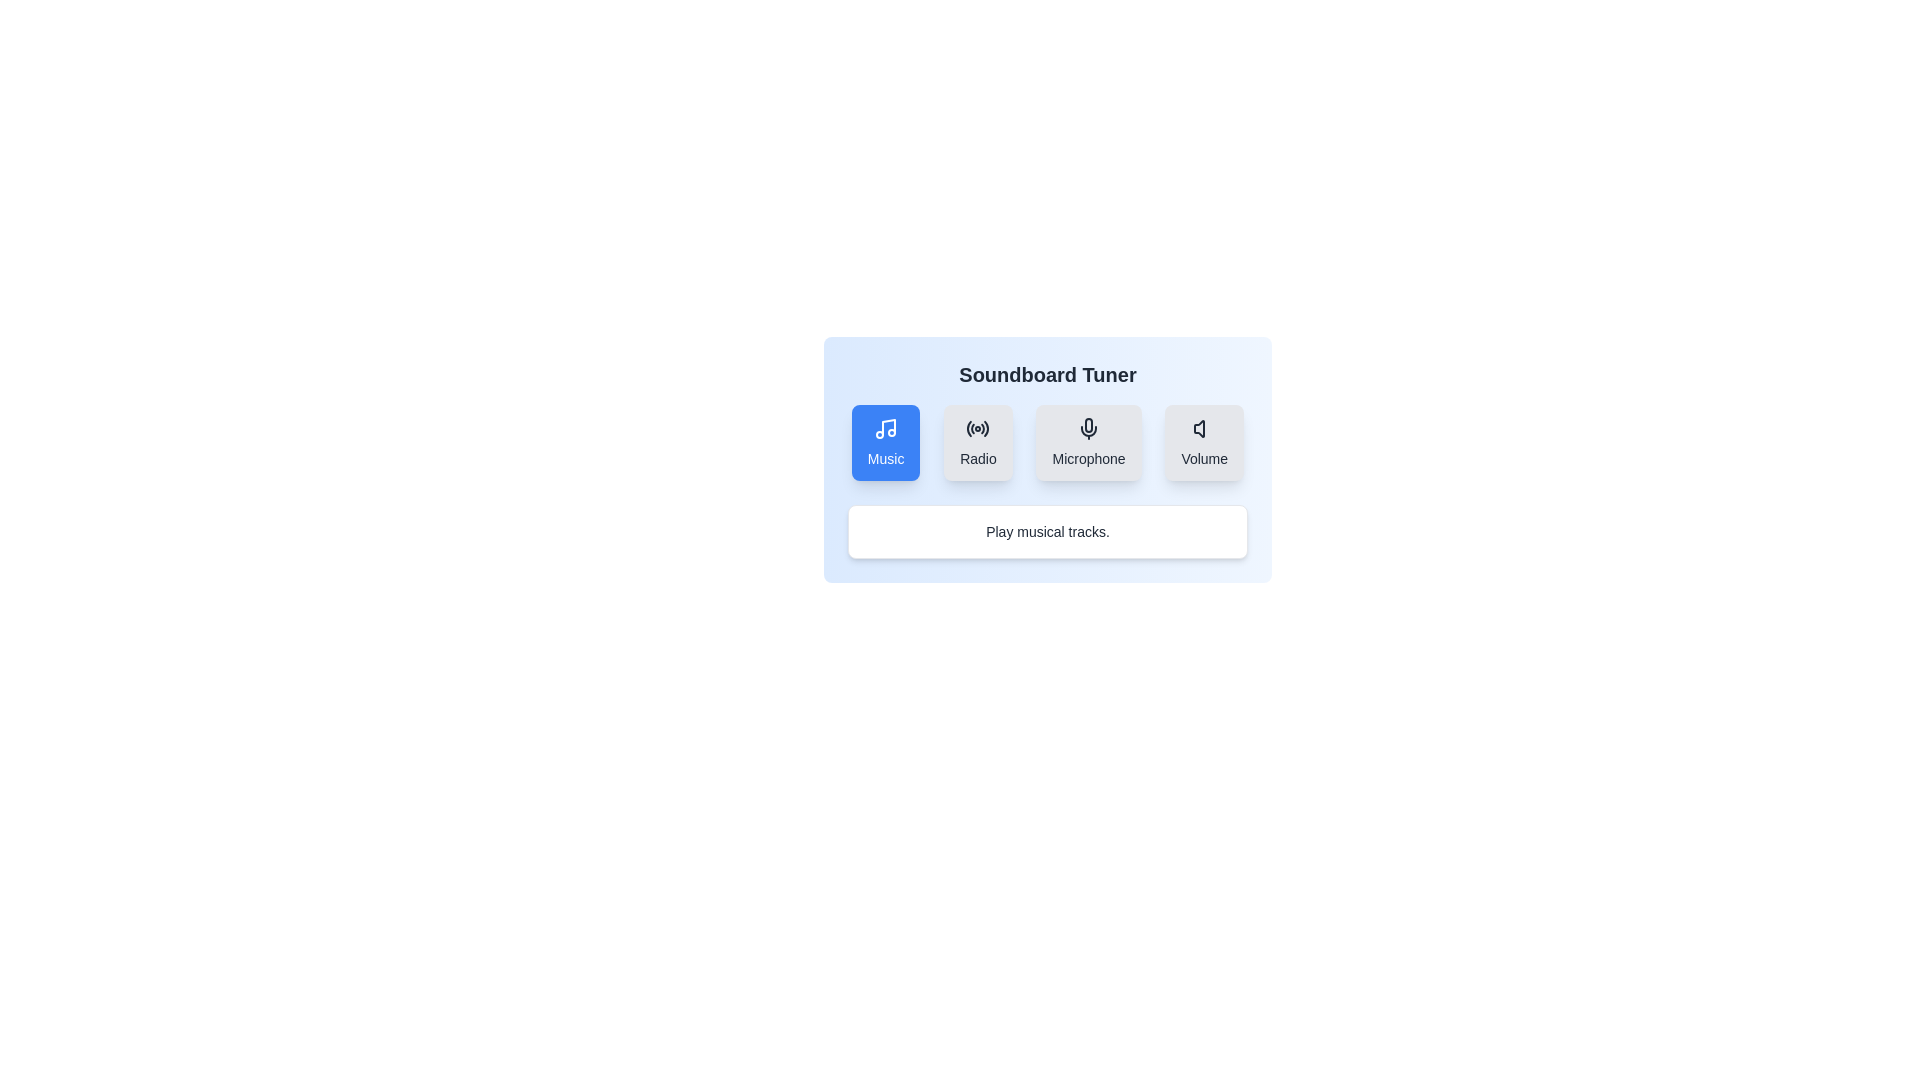 The image size is (1920, 1080). What do you see at coordinates (885, 442) in the screenshot?
I see `the Music option in the Soundboard Tuner menu` at bounding box center [885, 442].